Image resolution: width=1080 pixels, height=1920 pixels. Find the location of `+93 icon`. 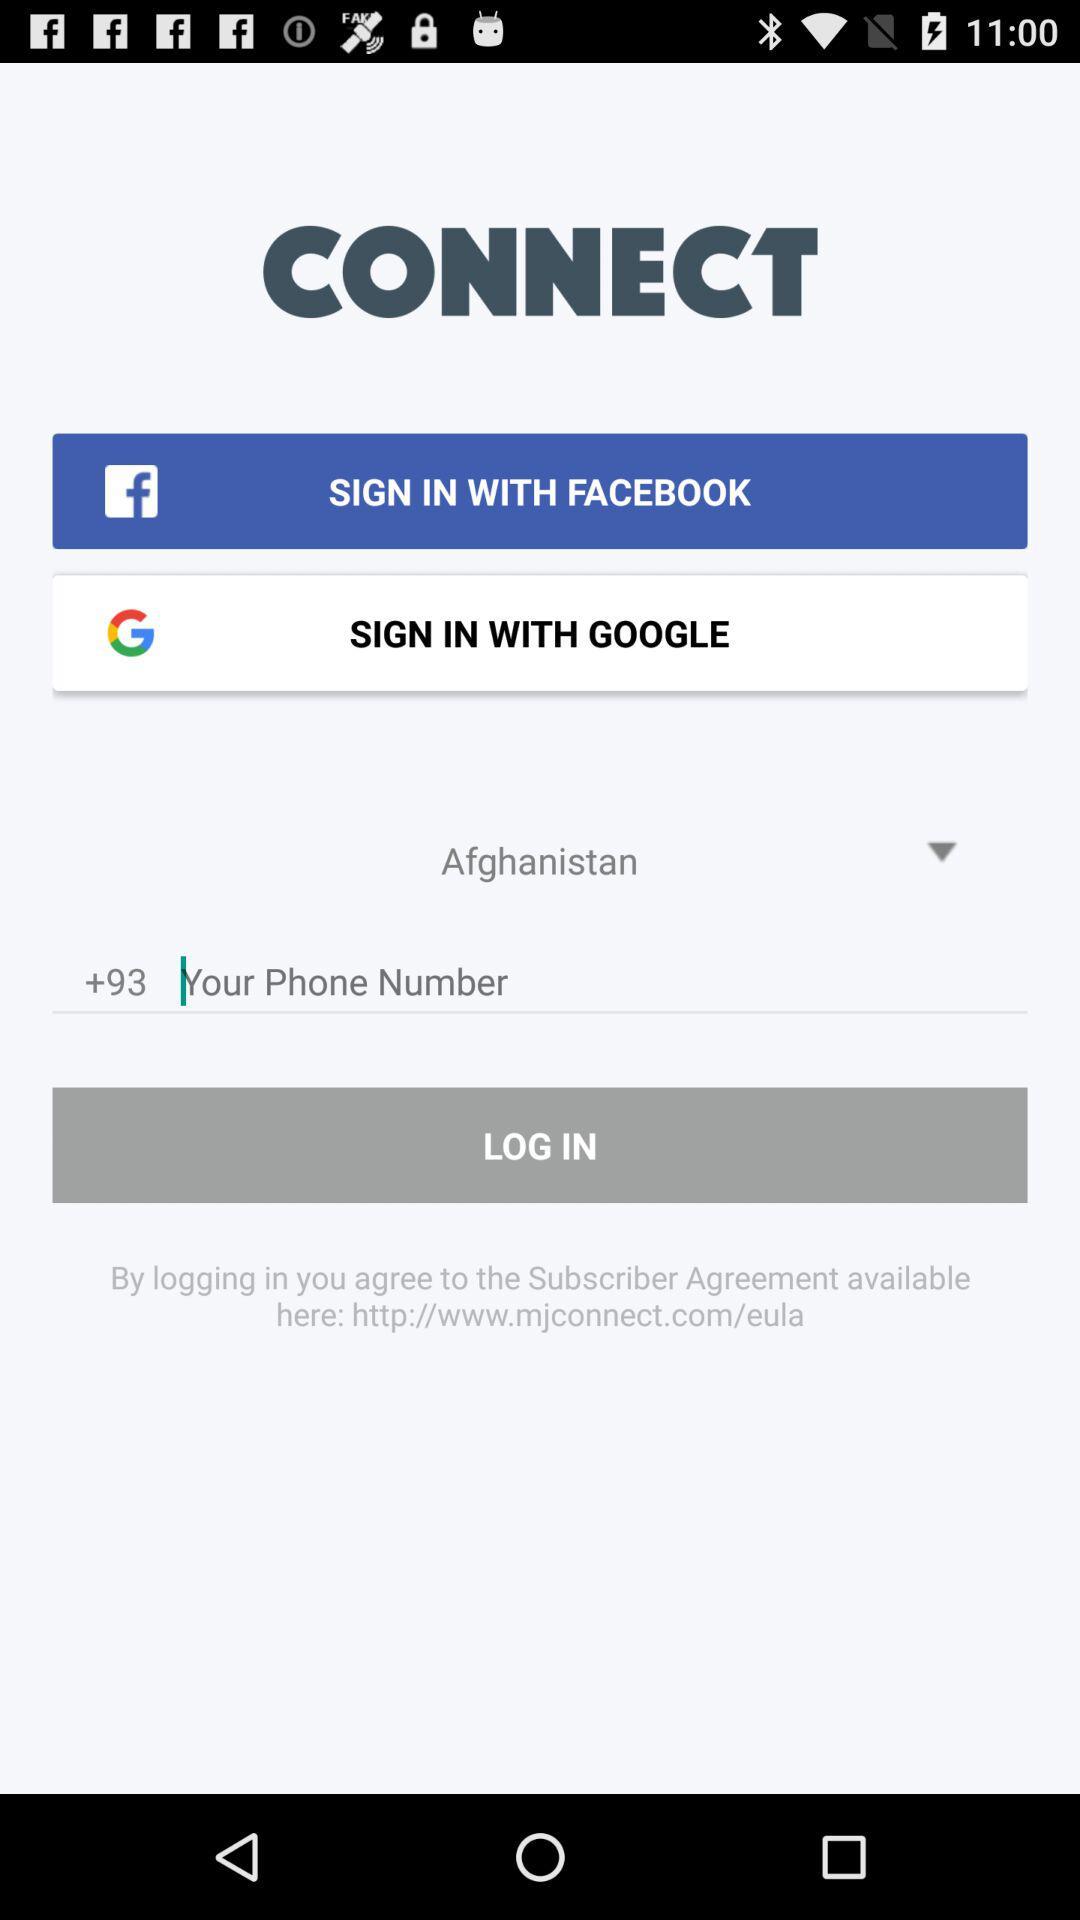

+93 icon is located at coordinates (116, 986).